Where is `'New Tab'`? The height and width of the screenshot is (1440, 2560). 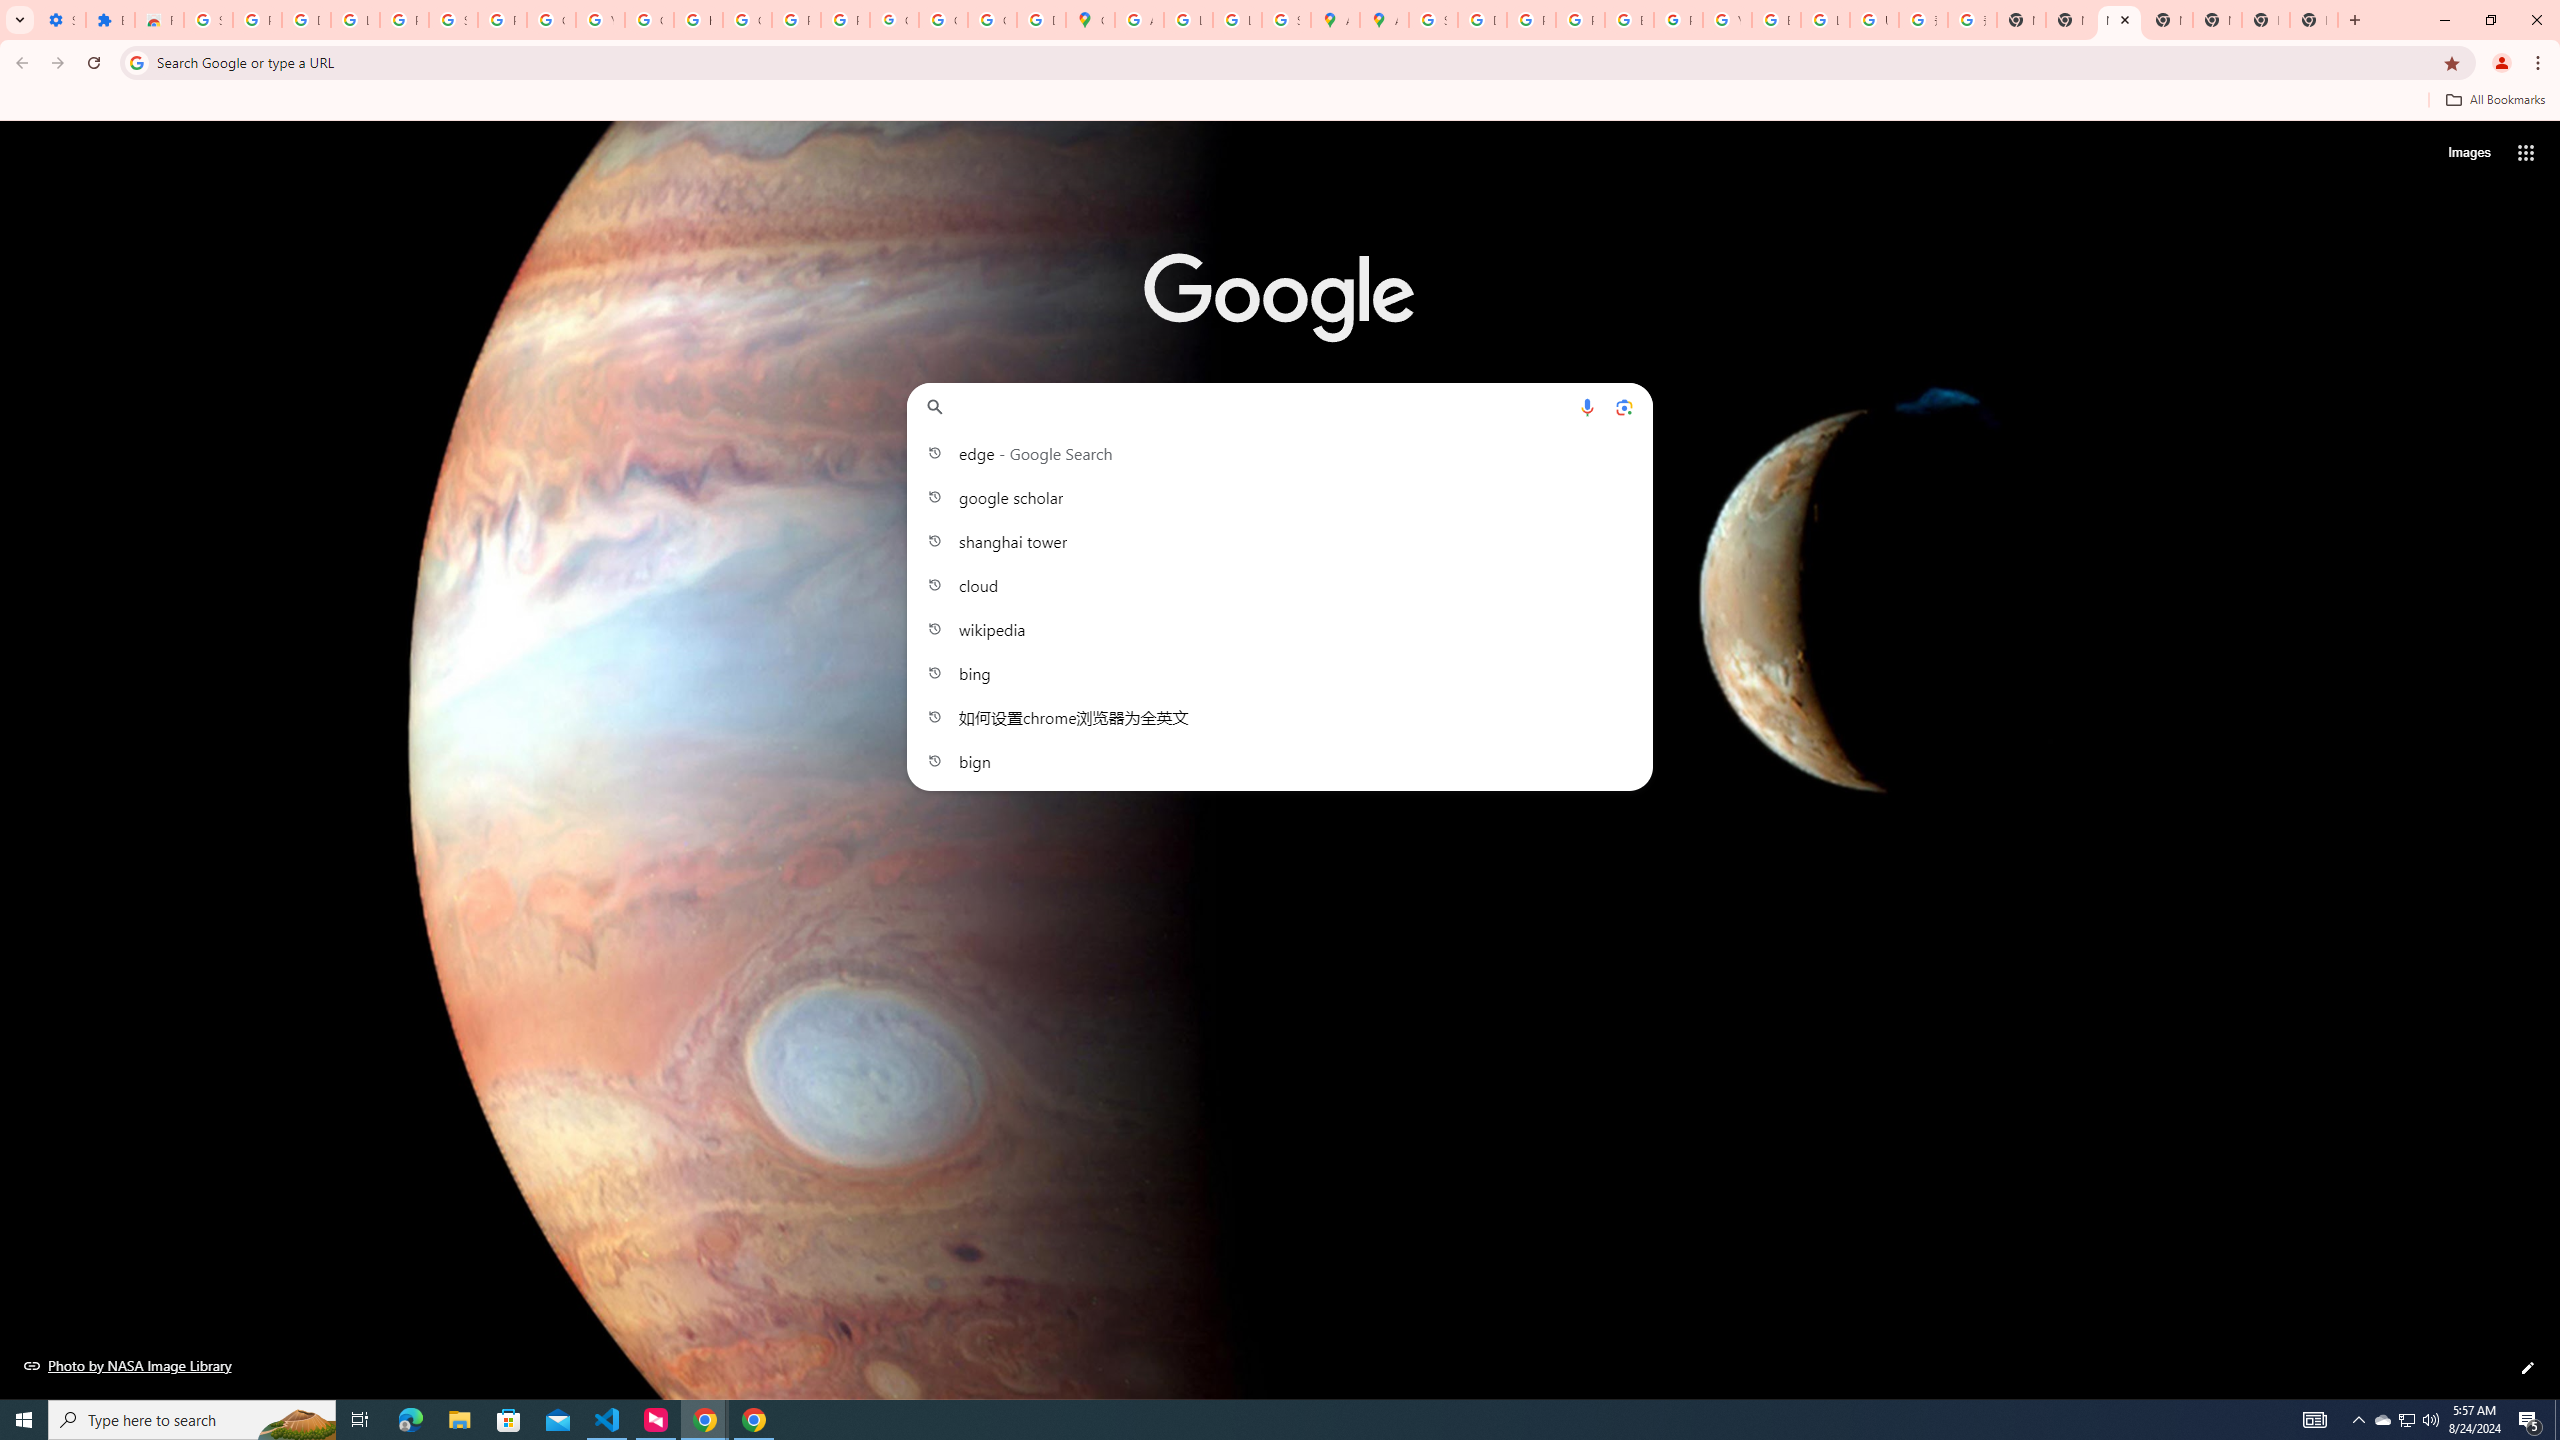 'New Tab' is located at coordinates (2265, 19).